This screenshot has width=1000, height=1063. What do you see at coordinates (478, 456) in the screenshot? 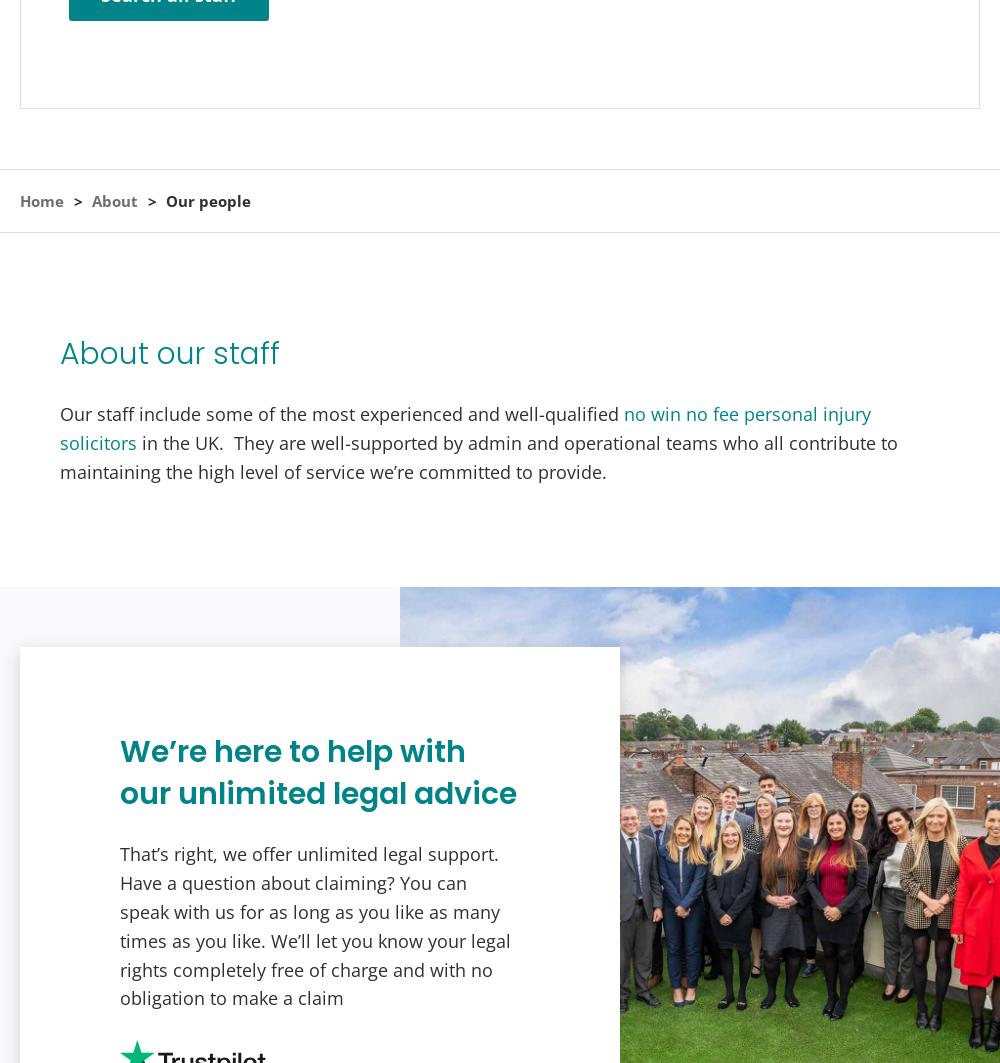
I see `'in the UK.  They are well-supported by admin and operational teams who all contribute to maintaining the high level of service we’re committed to provide.'` at bounding box center [478, 456].